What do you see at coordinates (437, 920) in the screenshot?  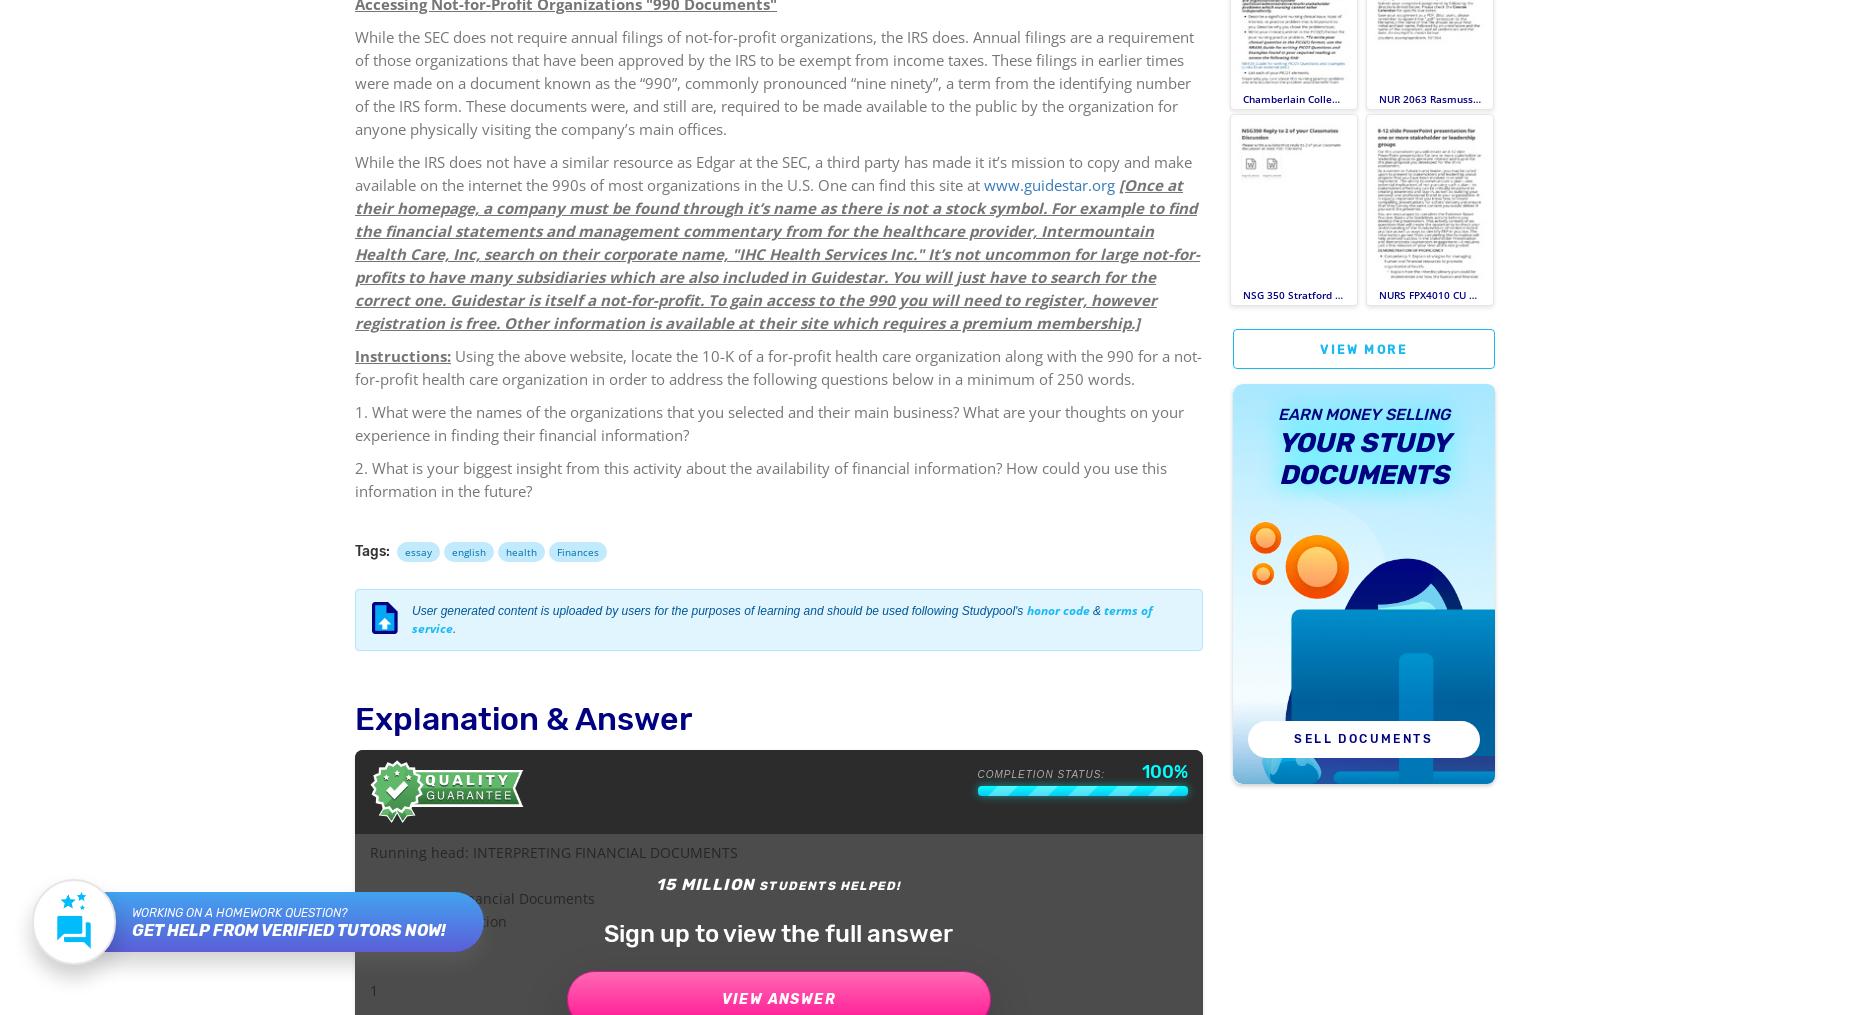 I see `'Institution Affiliation'` at bounding box center [437, 920].